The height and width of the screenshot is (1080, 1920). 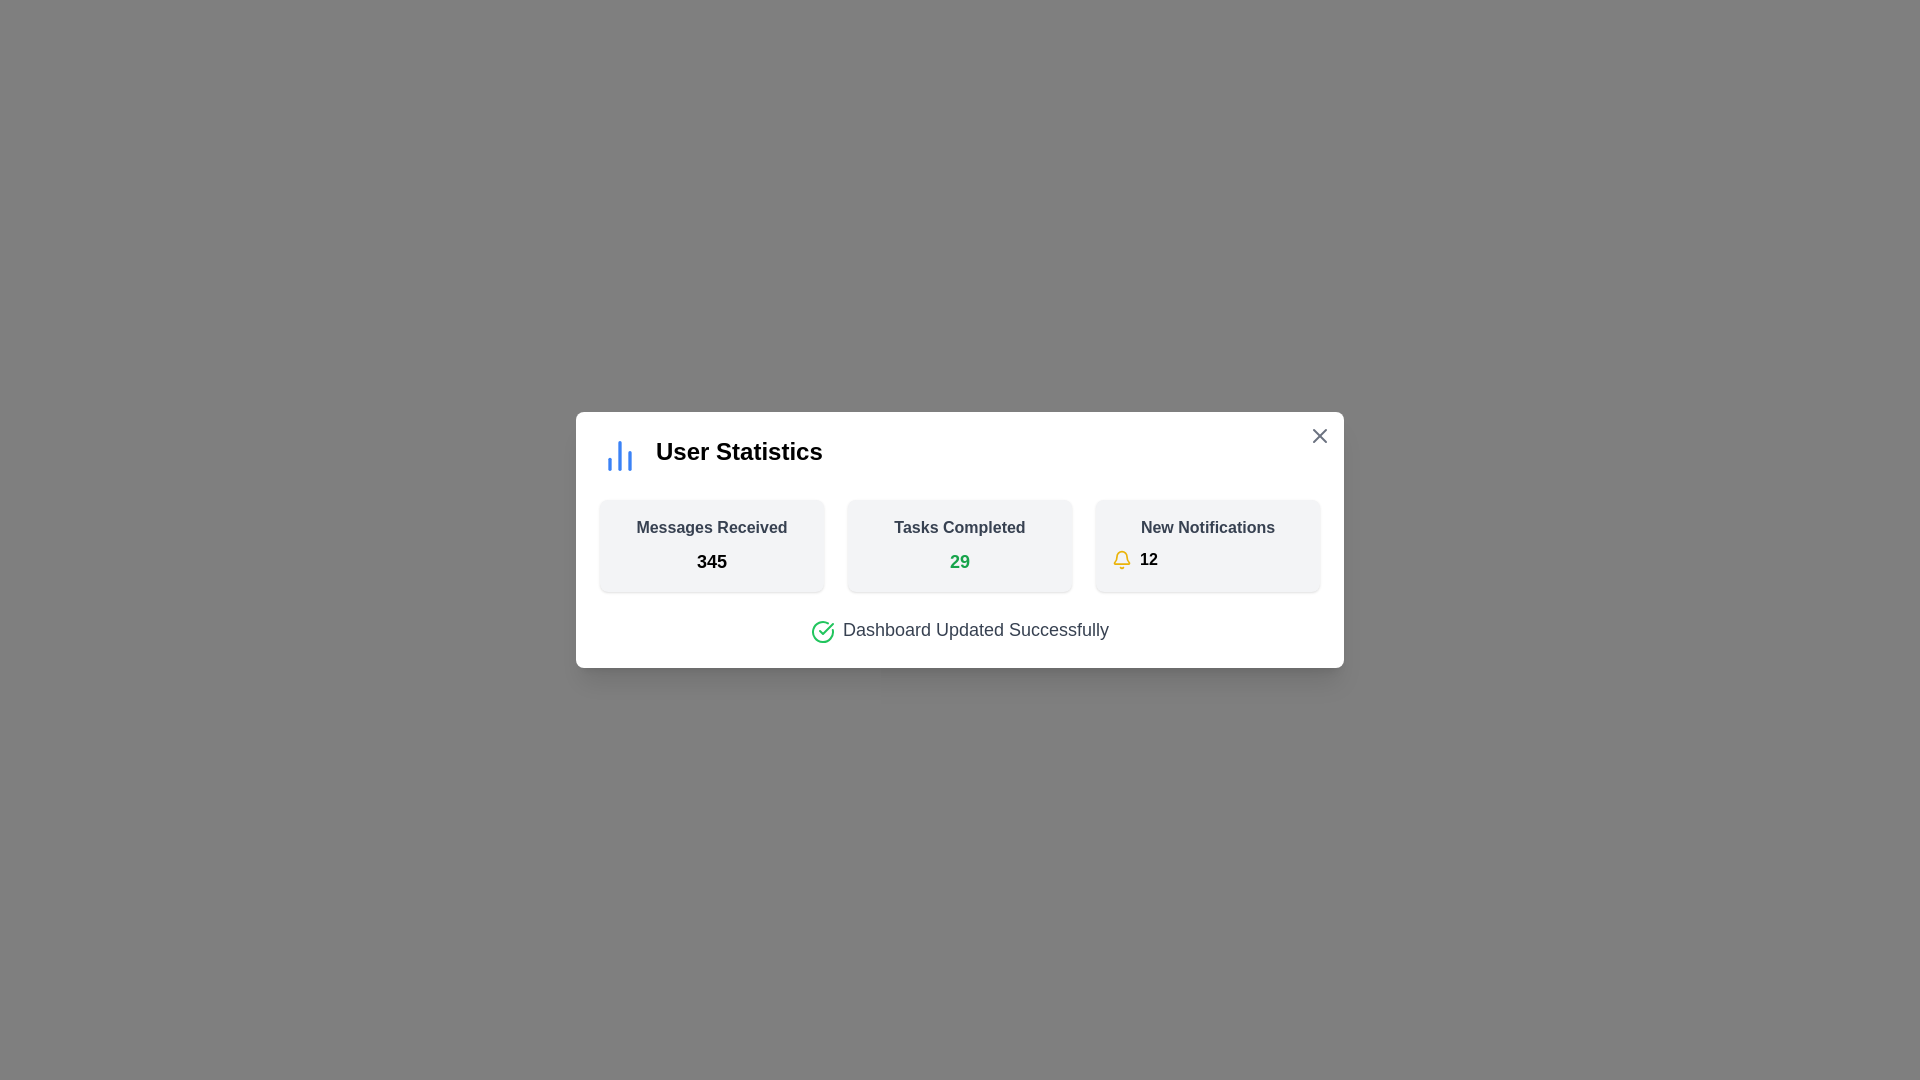 I want to click on the Display Card element that shows 'Tasks Completed' with the number '29' in bold green text, located between the 'Messages Received' and 'New Notifications' cards, so click(x=960, y=546).